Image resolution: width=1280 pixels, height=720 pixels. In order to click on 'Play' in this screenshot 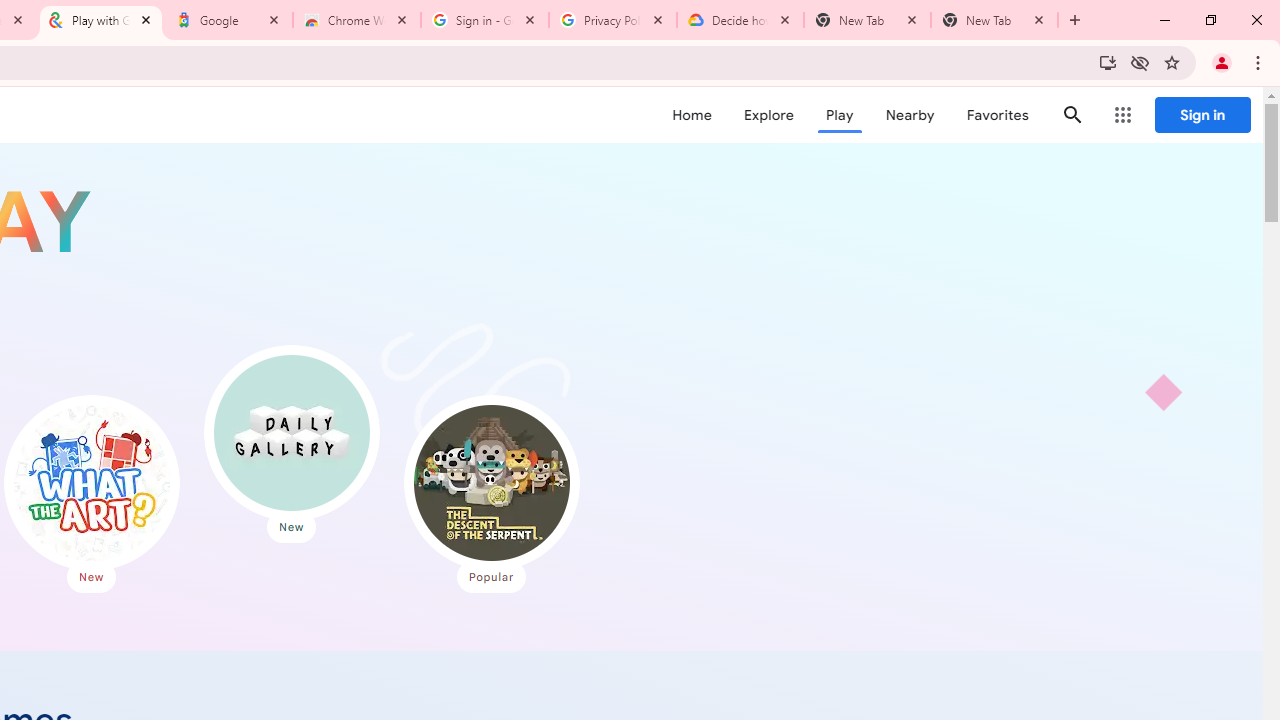, I will do `click(840, 115)`.